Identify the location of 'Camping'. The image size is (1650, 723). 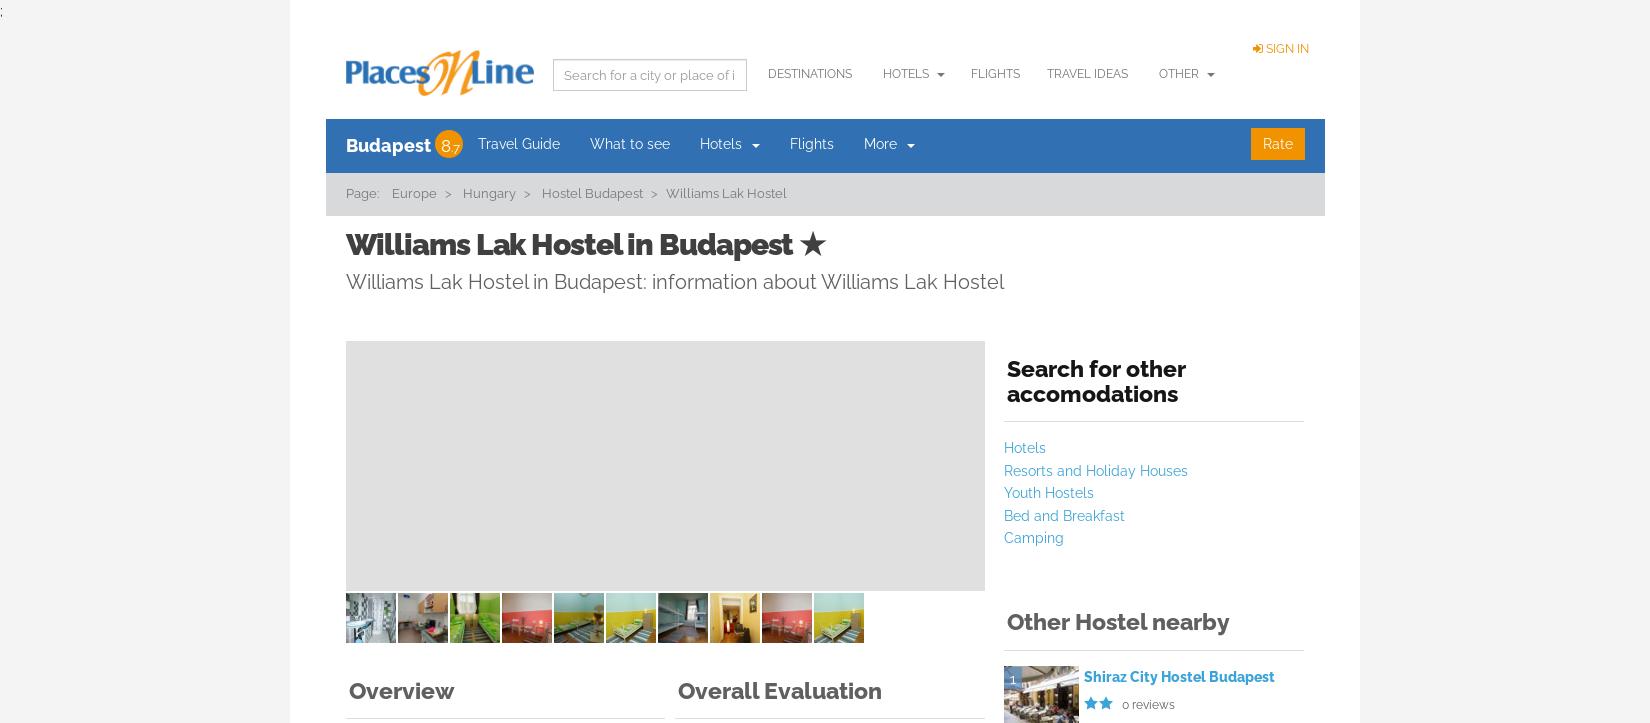
(1004, 535).